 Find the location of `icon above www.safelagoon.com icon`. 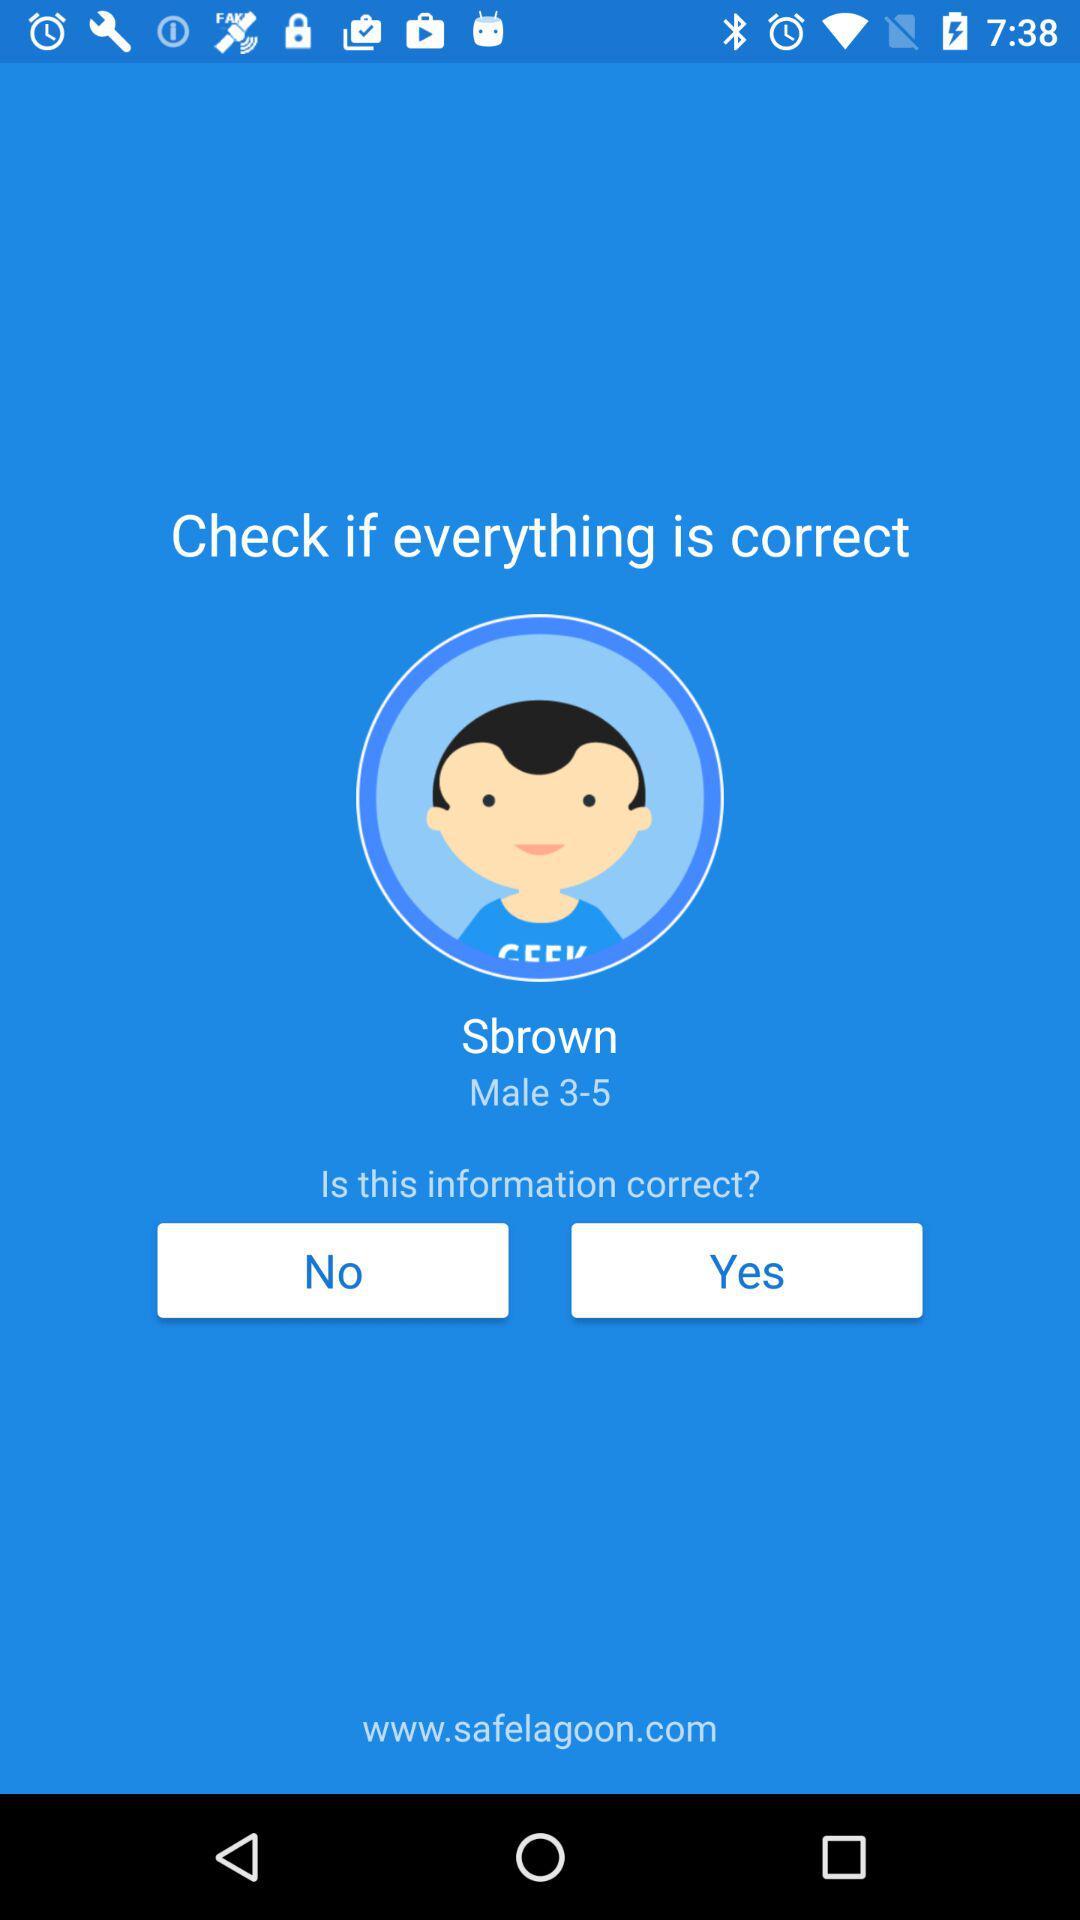

icon above www.safelagoon.com icon is located at coordinates (747, 1269).